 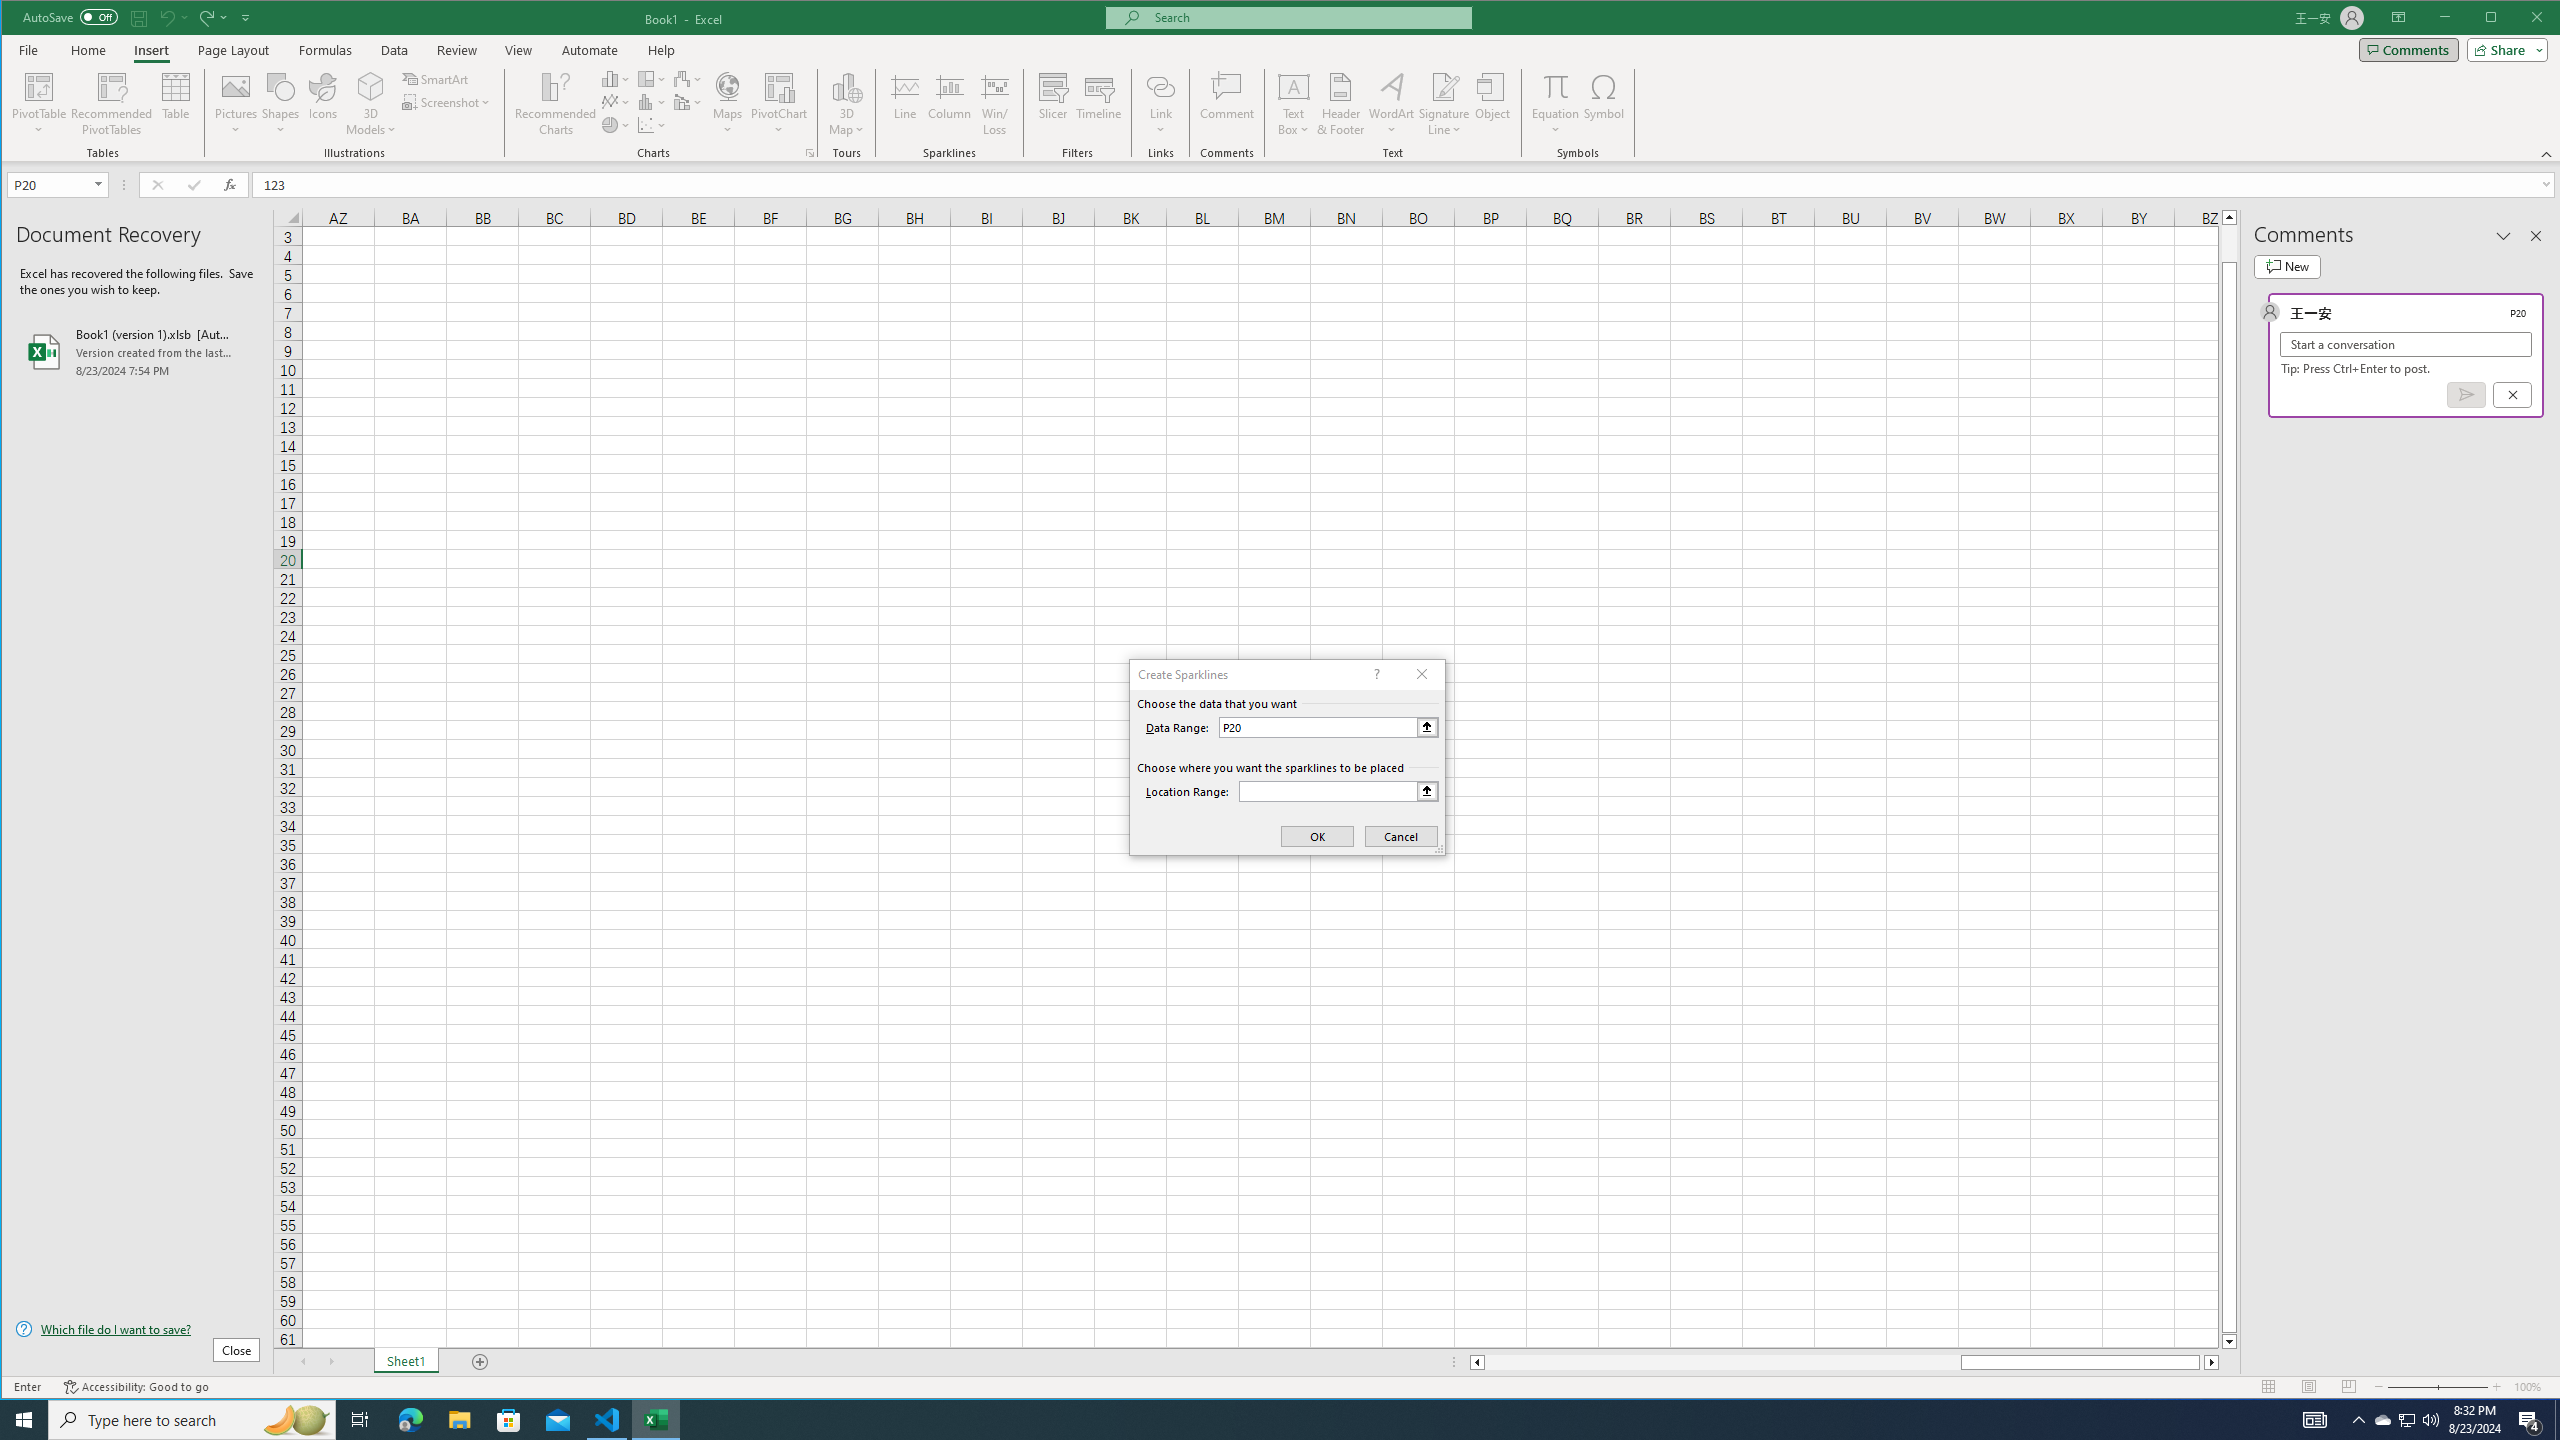 What do you see at coordinates (2405, 344) in the screenshot?
I see `'Start a conversation'` at bounding box center [2405, 344].